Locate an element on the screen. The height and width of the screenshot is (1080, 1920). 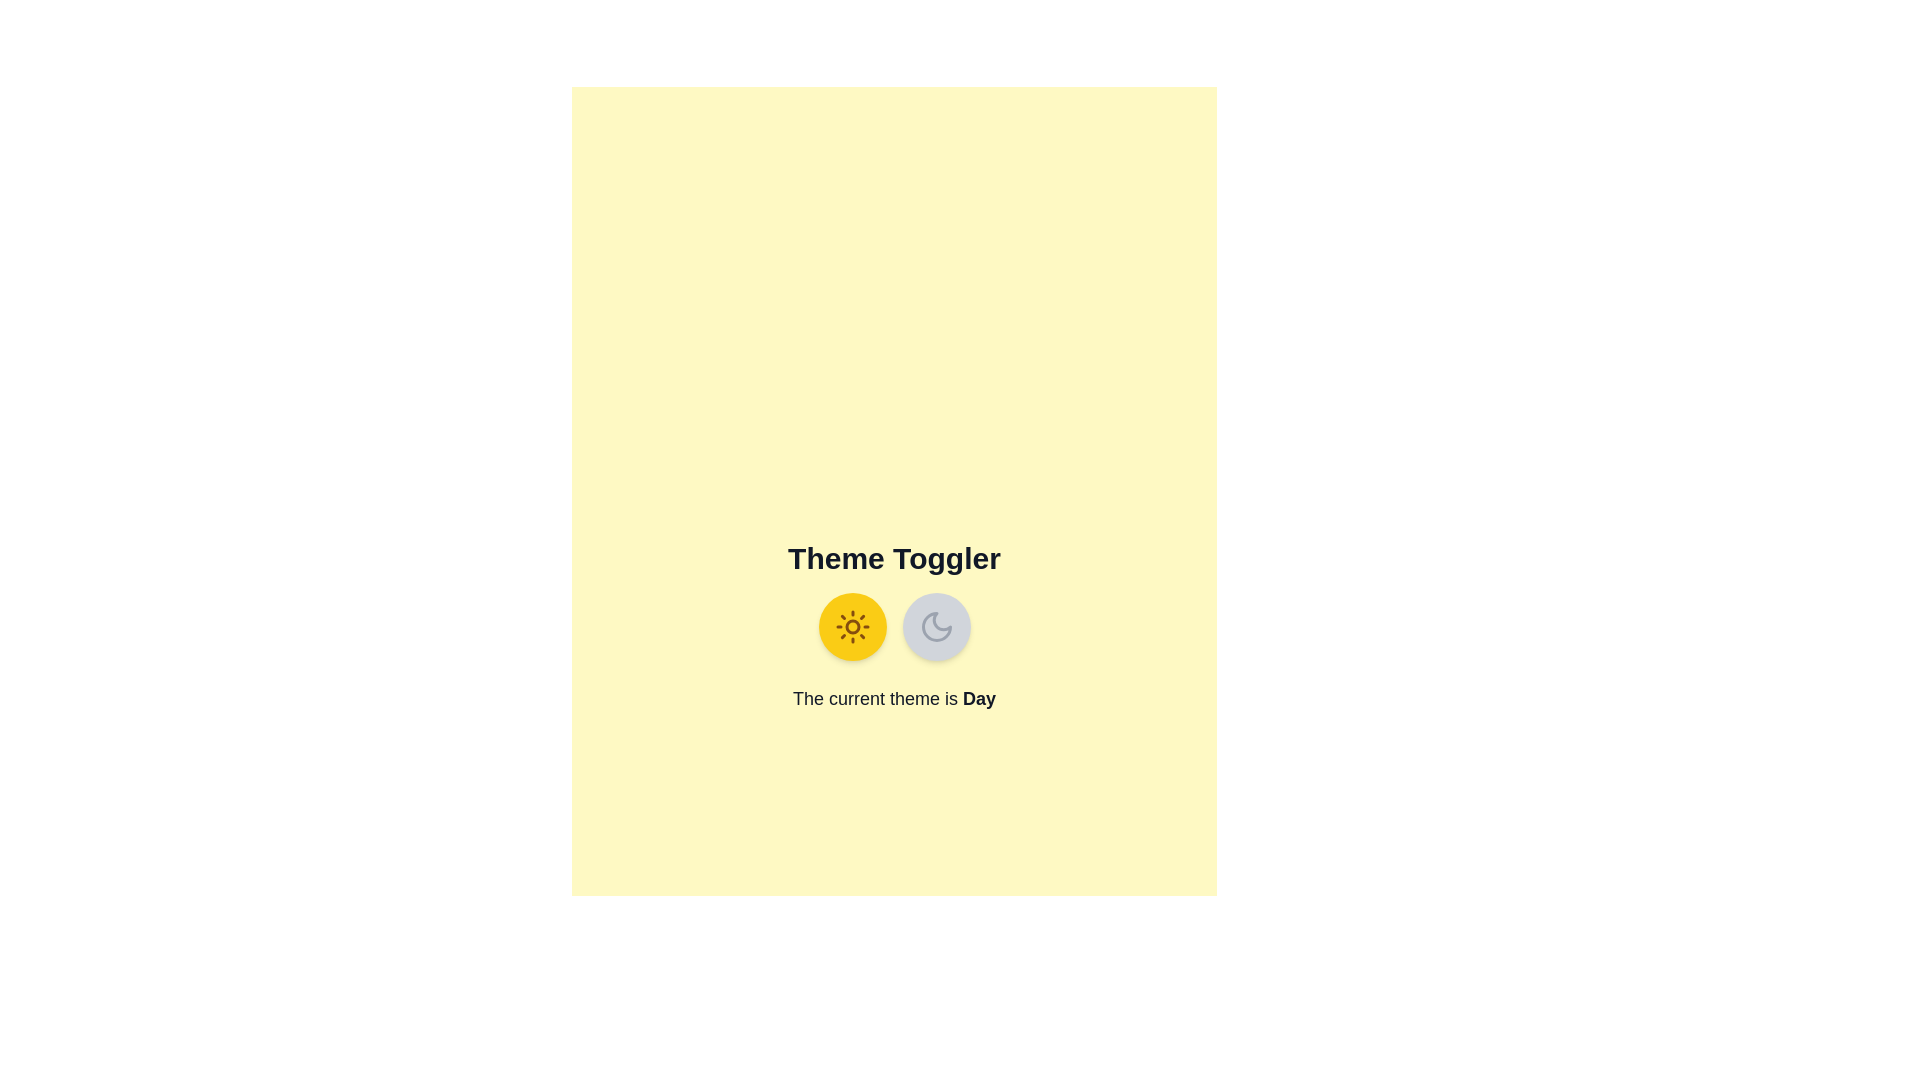
'Night' button to set the theme to night mode is located at coordinates (935, 626).